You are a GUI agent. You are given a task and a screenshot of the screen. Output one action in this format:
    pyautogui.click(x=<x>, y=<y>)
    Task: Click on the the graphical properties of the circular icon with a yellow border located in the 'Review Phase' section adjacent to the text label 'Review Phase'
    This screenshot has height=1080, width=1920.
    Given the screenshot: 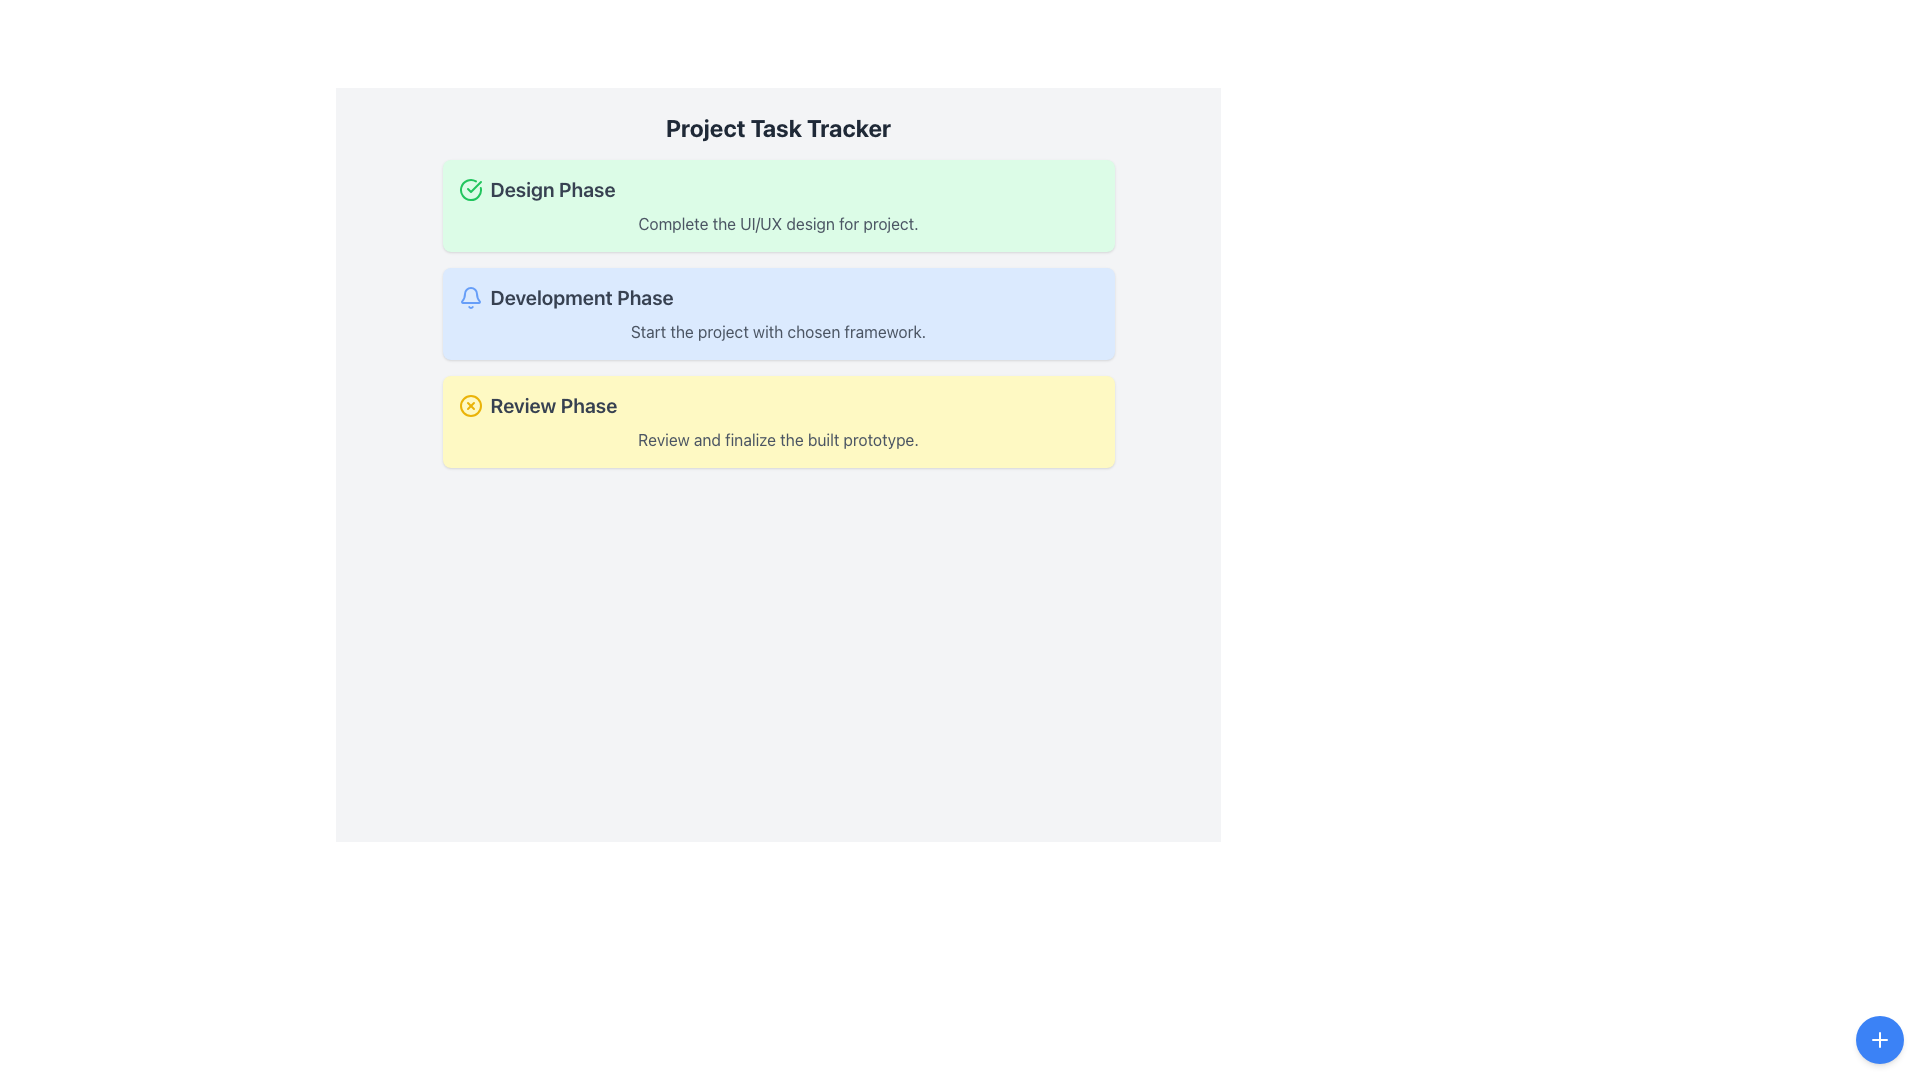 What is the action you would take?
    pyautogui.click(x=469, y=405)
    